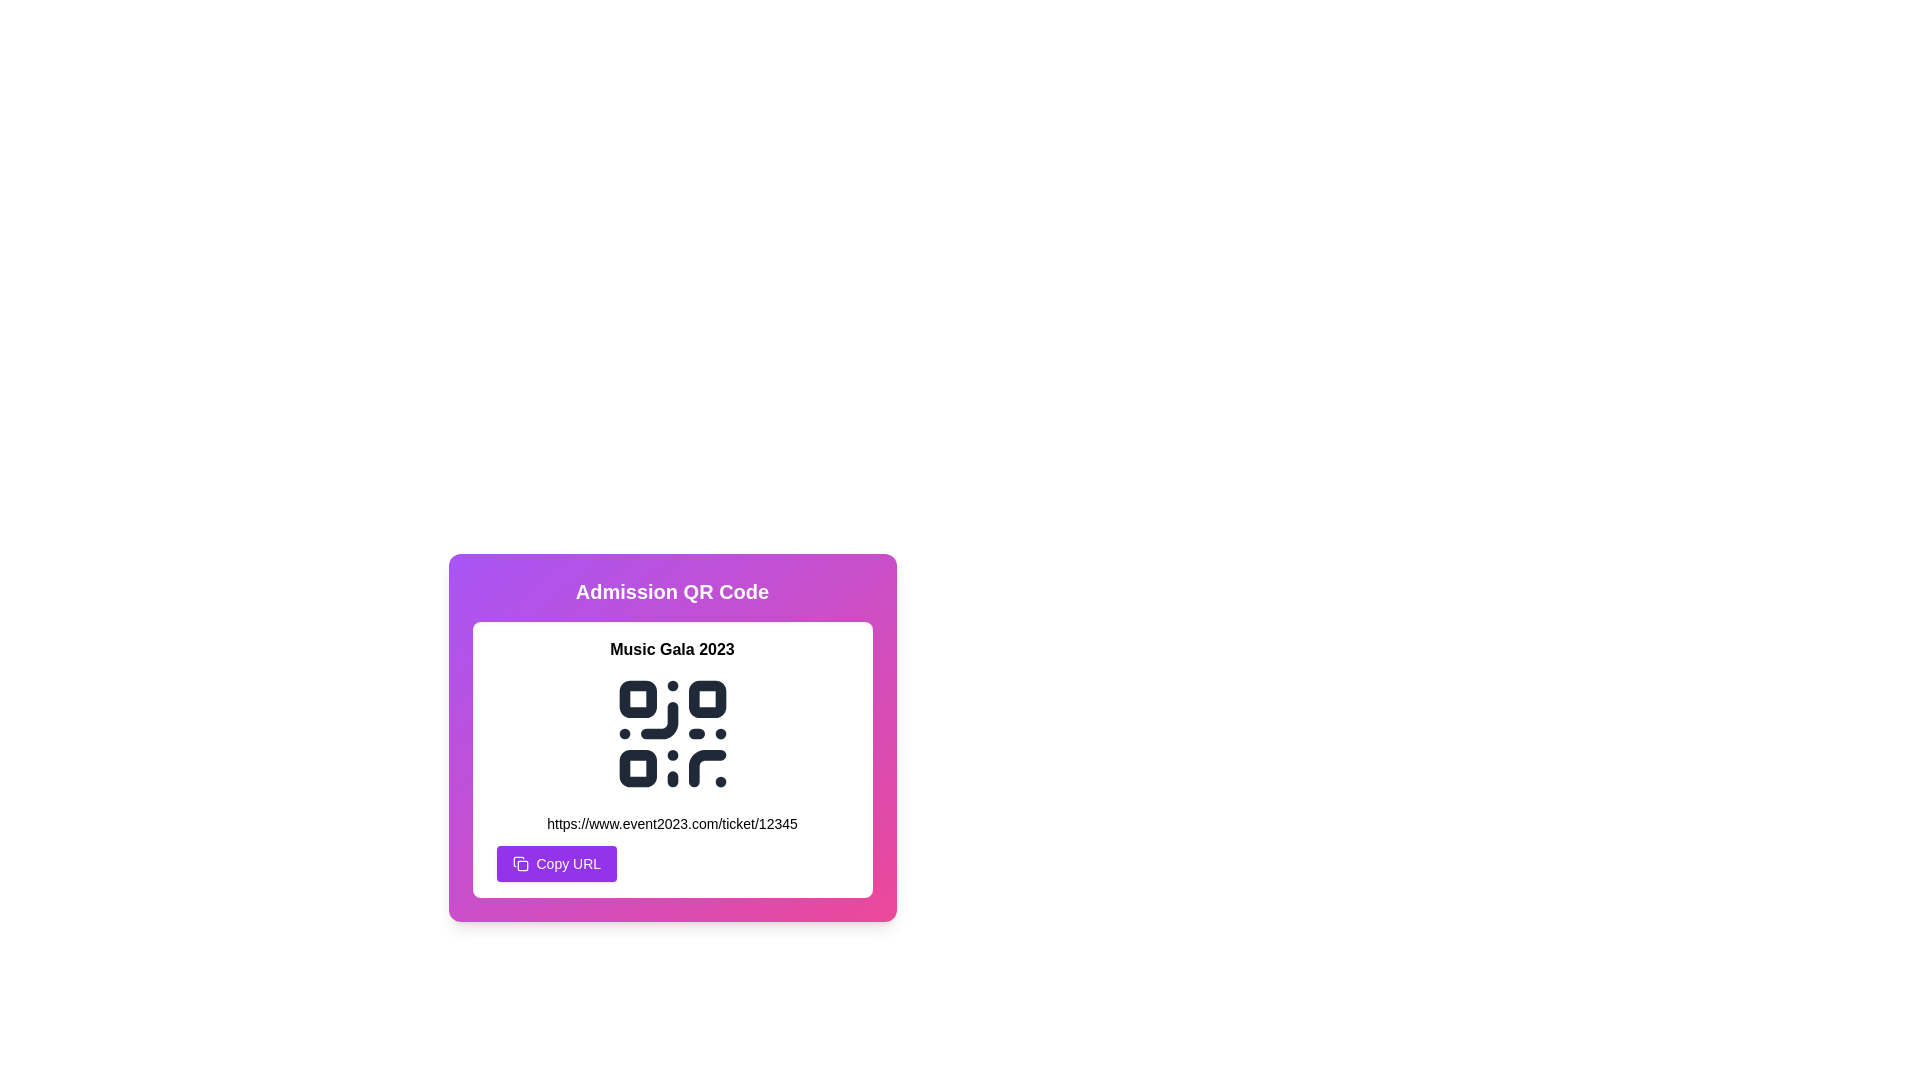 The width and height of the screenshot is (1920, 1080). Describe the element at coordinates (636, 698) in the screenshot. I see `the first square block of the QR code, which serves as a graphical representation of a segment contributing to the scannable pattern` at that location.